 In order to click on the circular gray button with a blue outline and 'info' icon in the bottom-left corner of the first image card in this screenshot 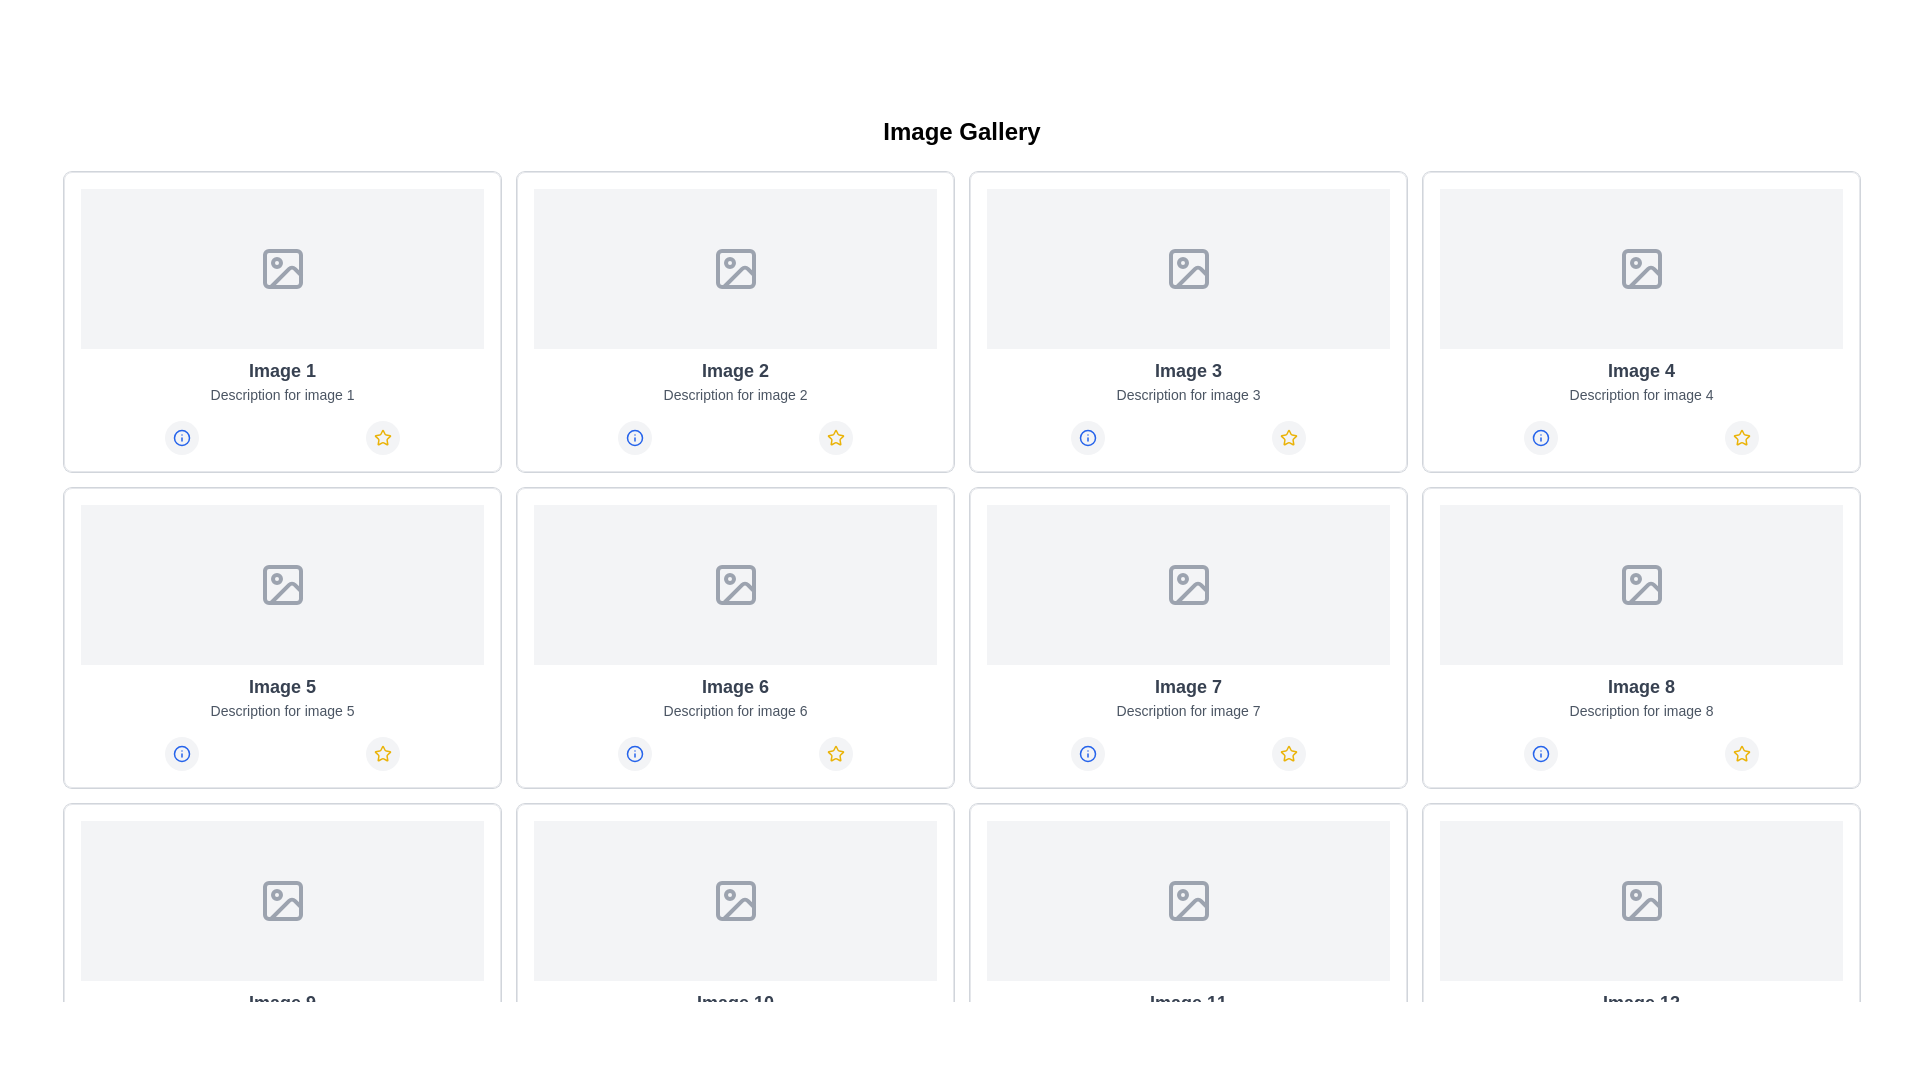, I will do `click(181, 437)`.